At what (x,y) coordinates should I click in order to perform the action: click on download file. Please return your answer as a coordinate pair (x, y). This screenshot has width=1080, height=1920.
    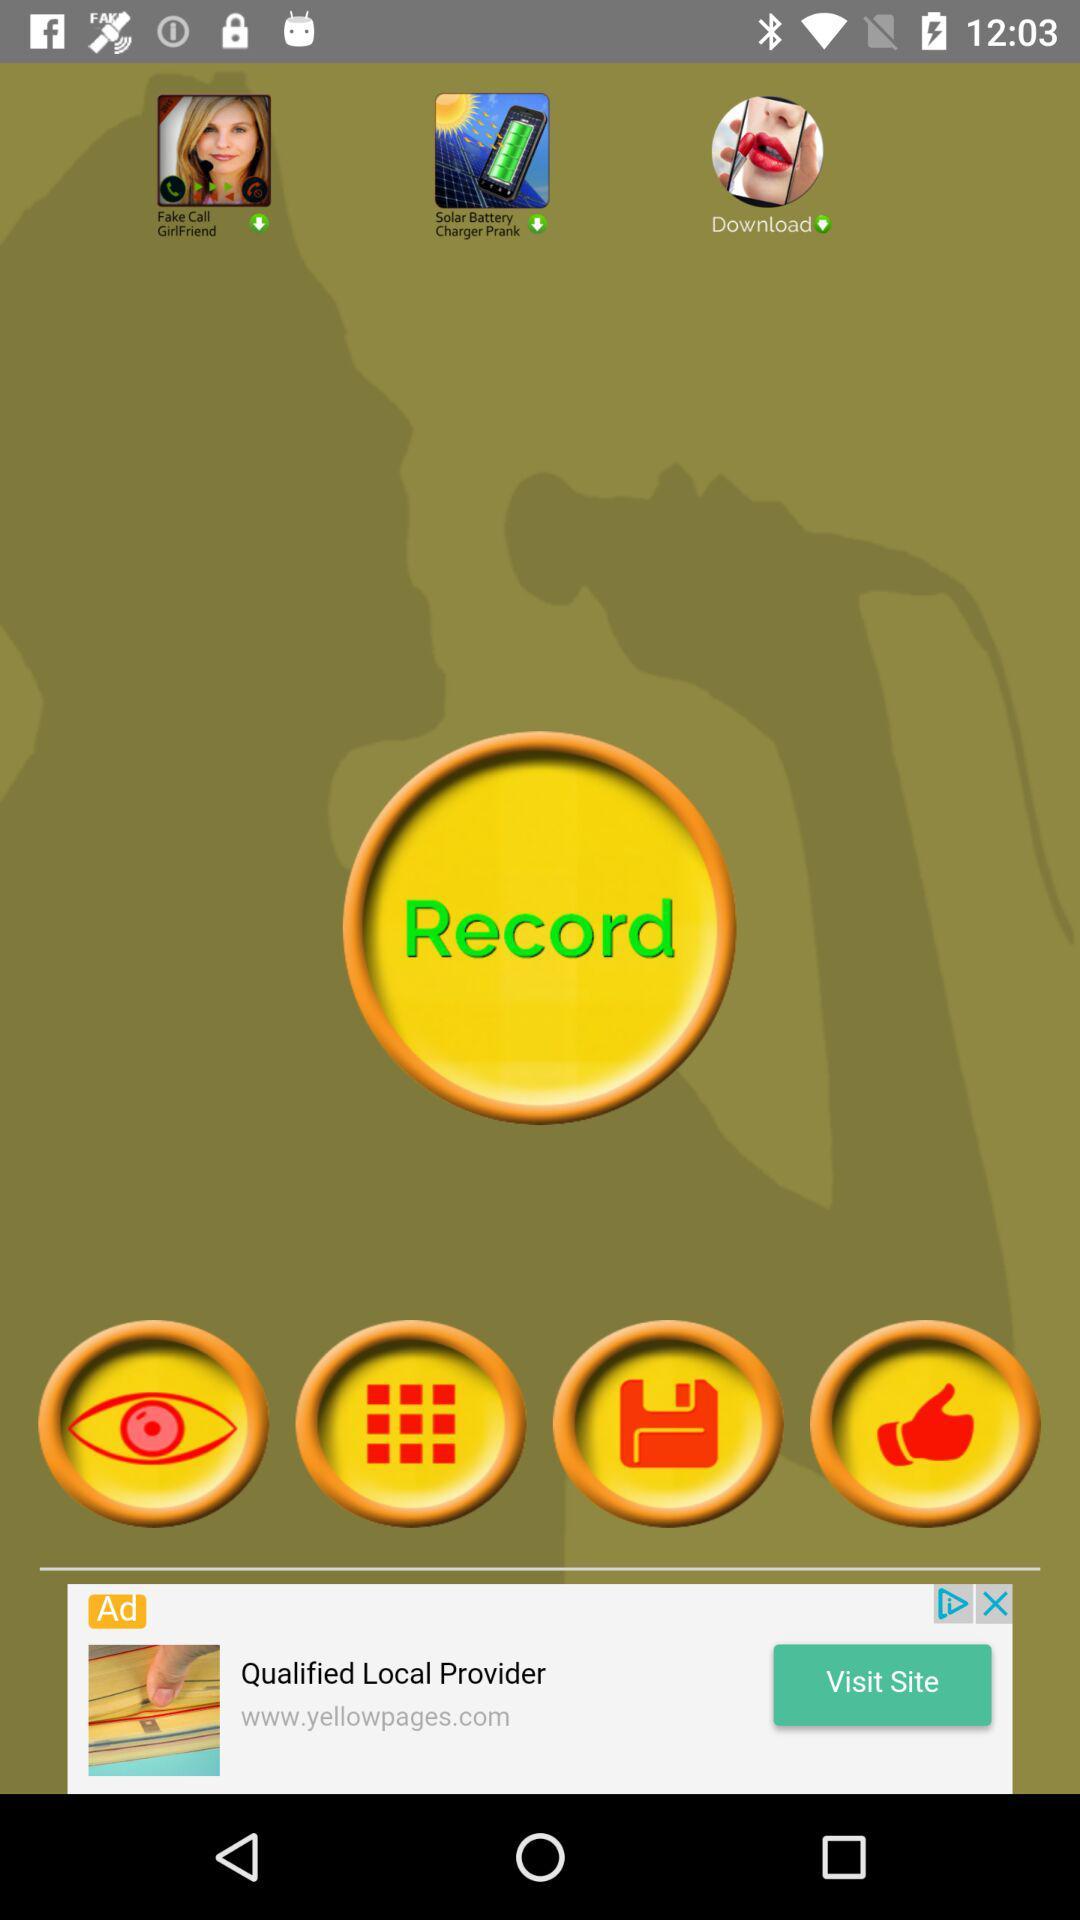
    Looking at the image, I should click on (817, 219).